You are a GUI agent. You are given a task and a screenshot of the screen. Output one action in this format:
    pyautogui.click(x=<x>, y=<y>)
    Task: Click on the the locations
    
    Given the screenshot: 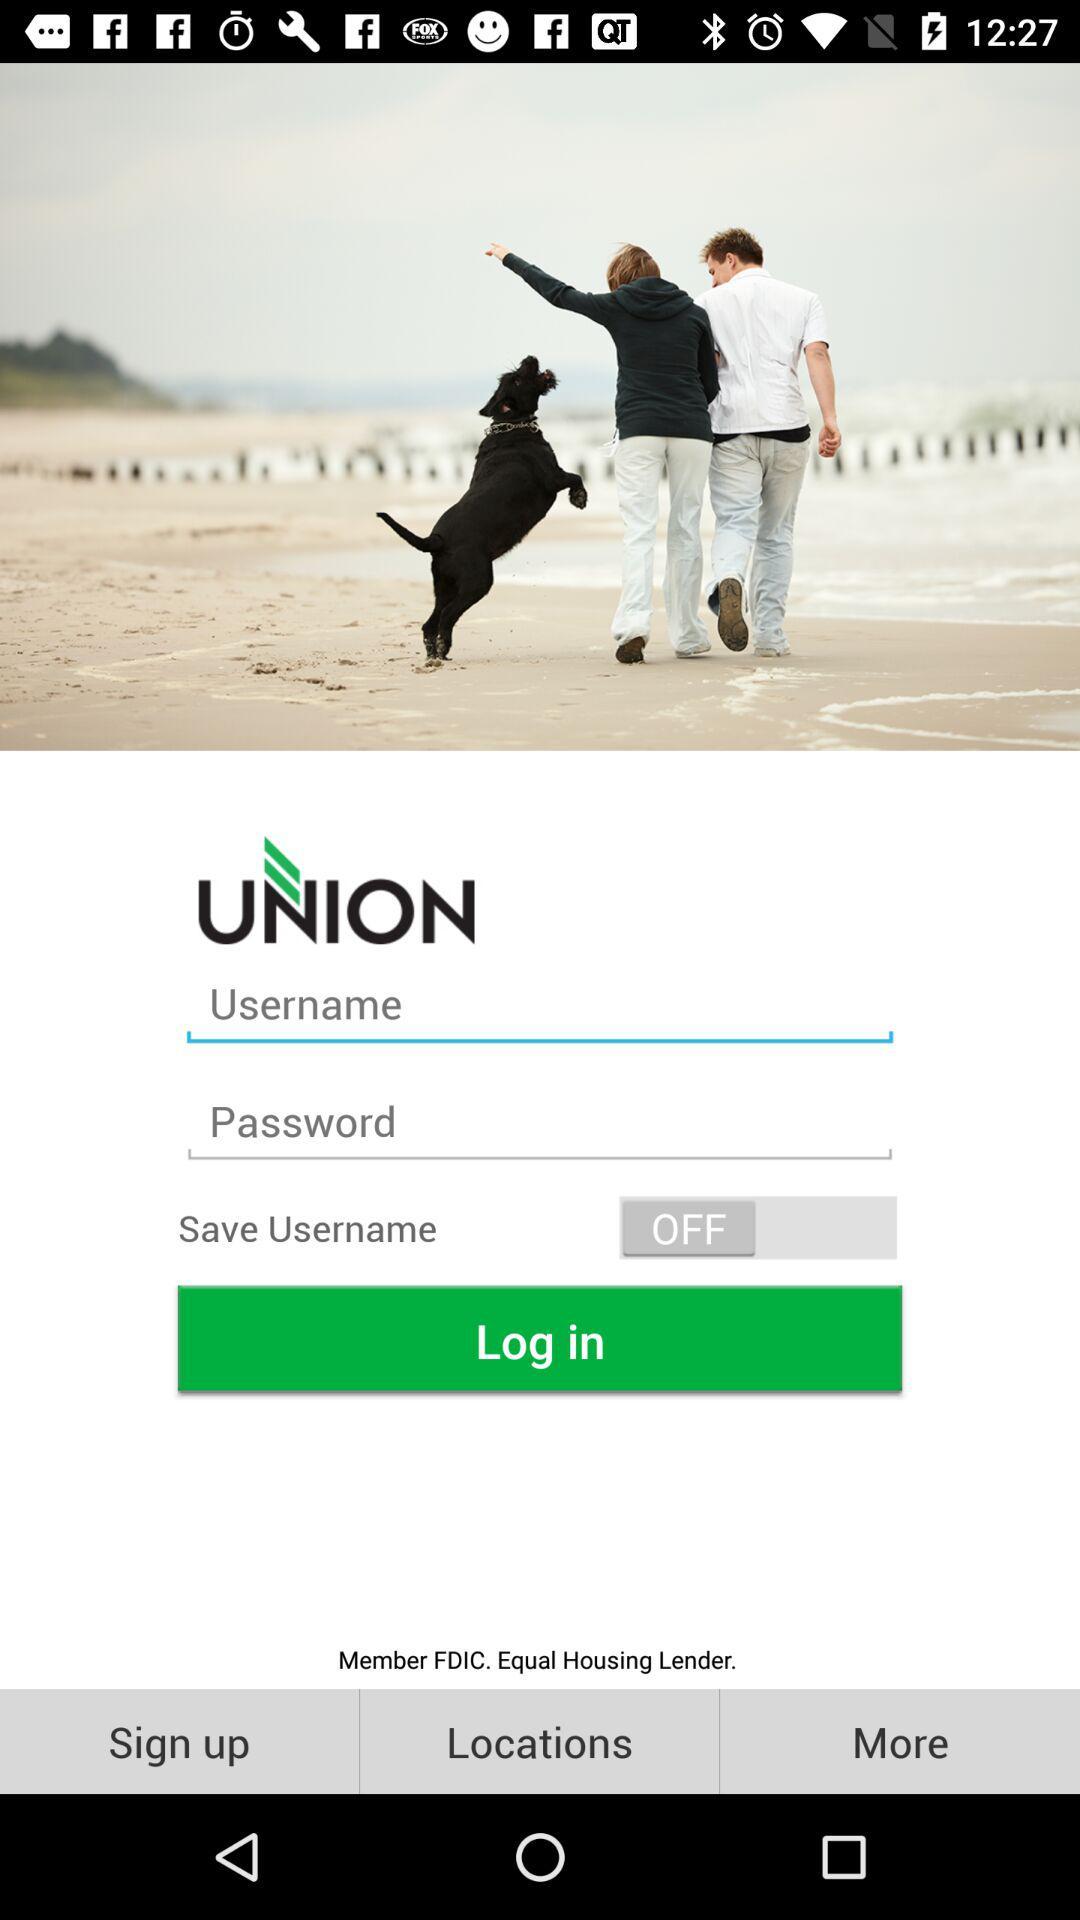 What is the action you would take?
    pyautogui.click(x=538, y=1740)
    